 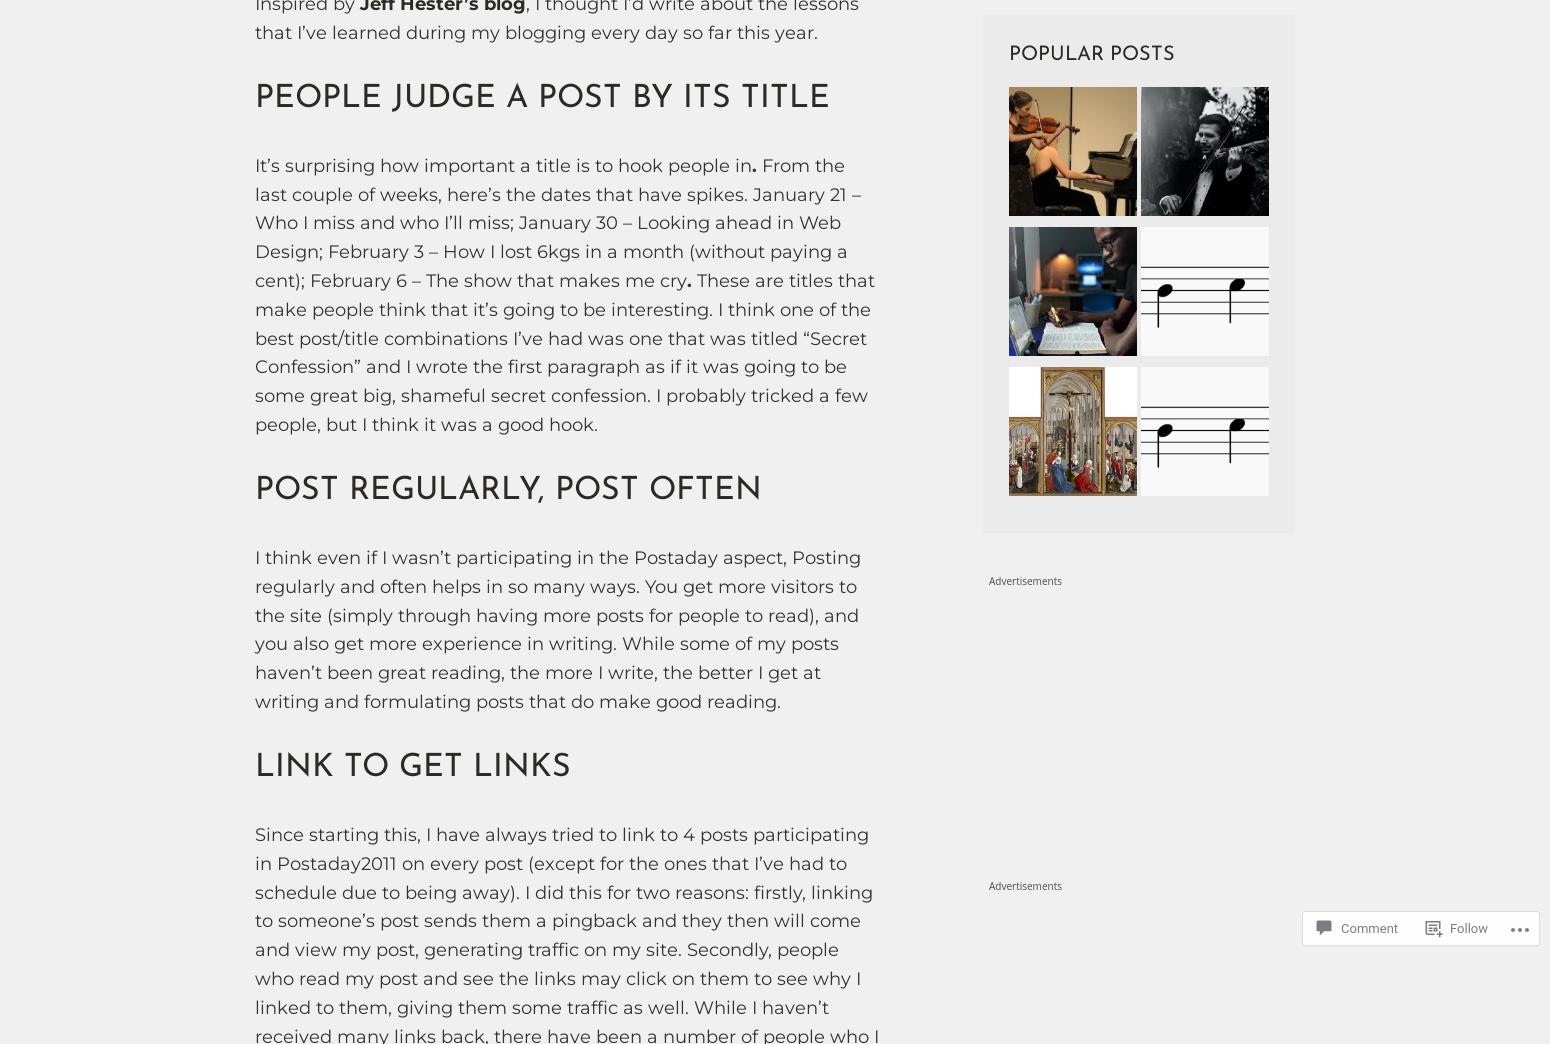 I want to click on 'I think even if I wasn’t participating in the Postaday aspect, Posting regularly and often helps in so many ways. You get more visitors to the site (simply through having more posts for people to read), and you also get more experience in writing. While some of my posts haven’t been great reading, the more I write, the better I get at writing and formulating posts that do make good reading.', so click(x=254, y=629).